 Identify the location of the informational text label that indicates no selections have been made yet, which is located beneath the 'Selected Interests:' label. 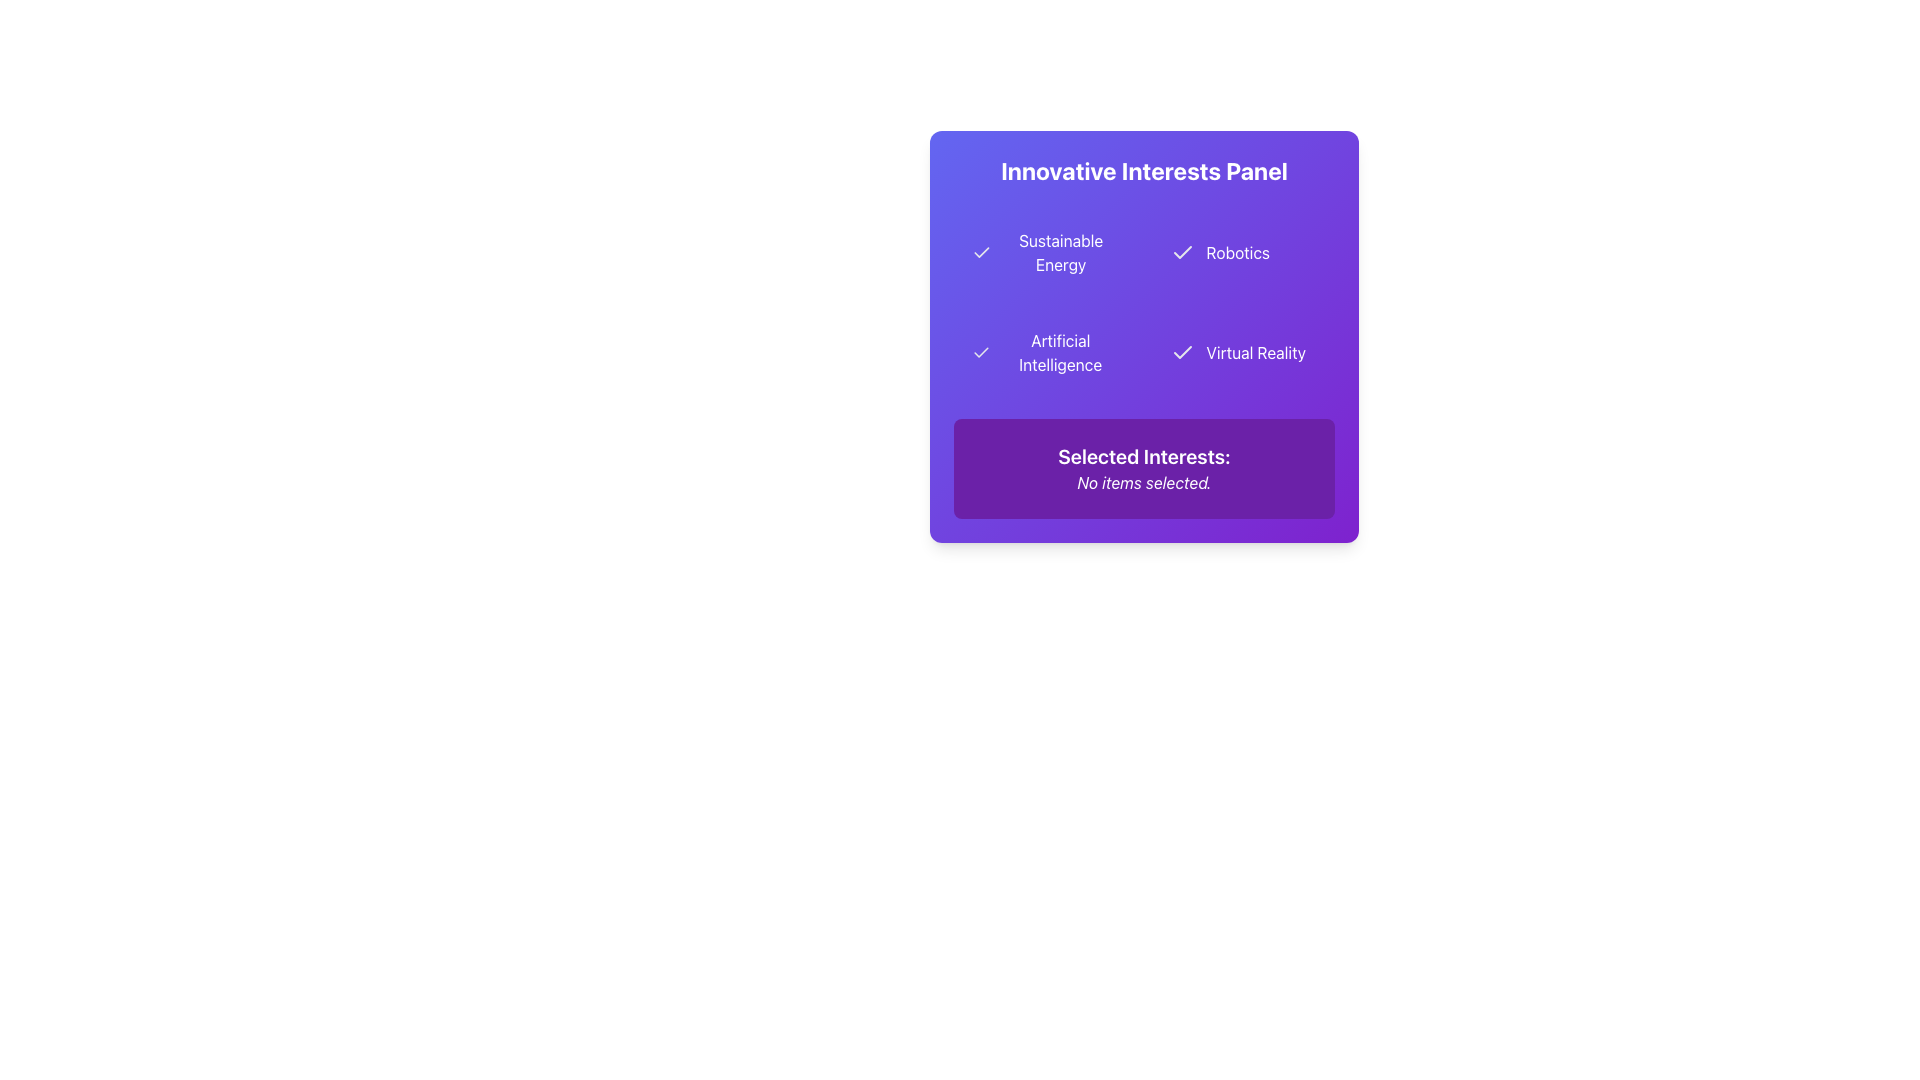
(1144, 482).